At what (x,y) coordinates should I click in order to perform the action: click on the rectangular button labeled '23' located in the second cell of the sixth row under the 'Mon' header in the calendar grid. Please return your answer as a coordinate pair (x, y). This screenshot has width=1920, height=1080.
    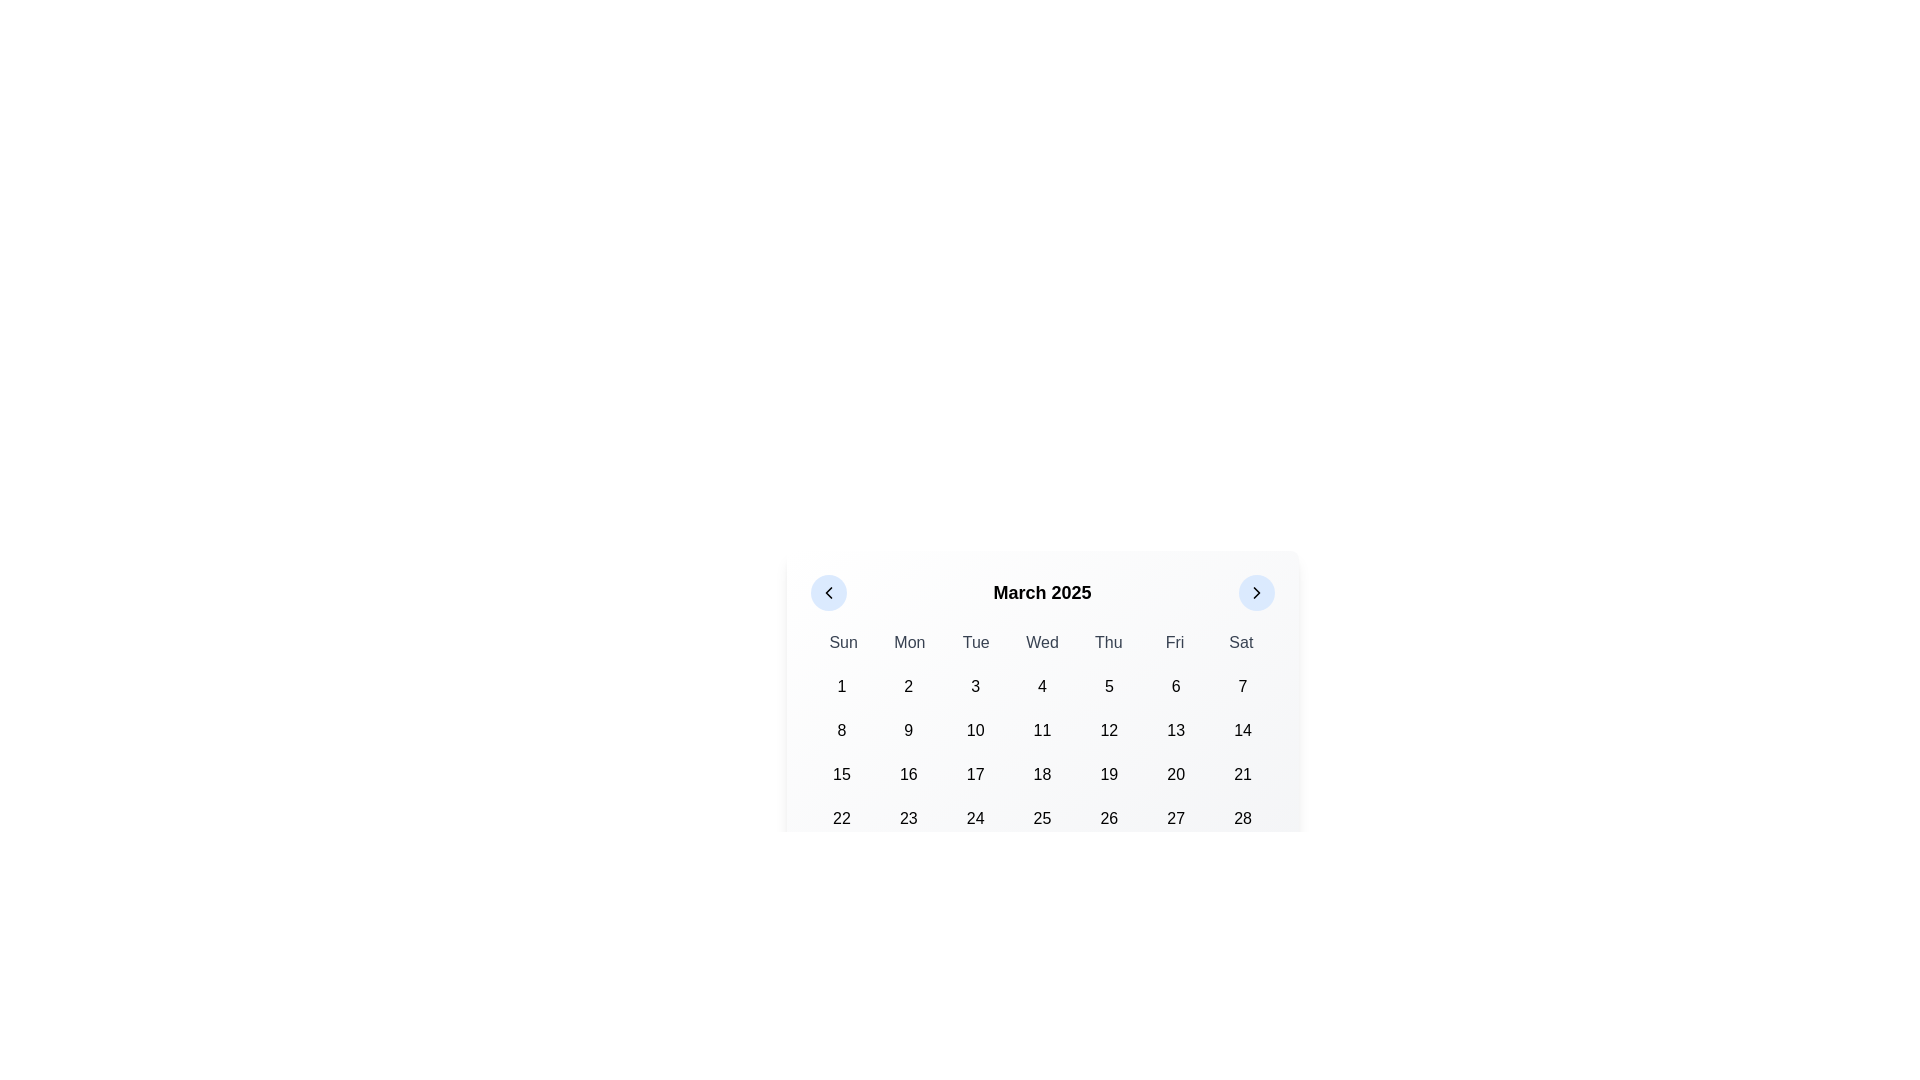
    Looking at the image, I should click on (907, 818).